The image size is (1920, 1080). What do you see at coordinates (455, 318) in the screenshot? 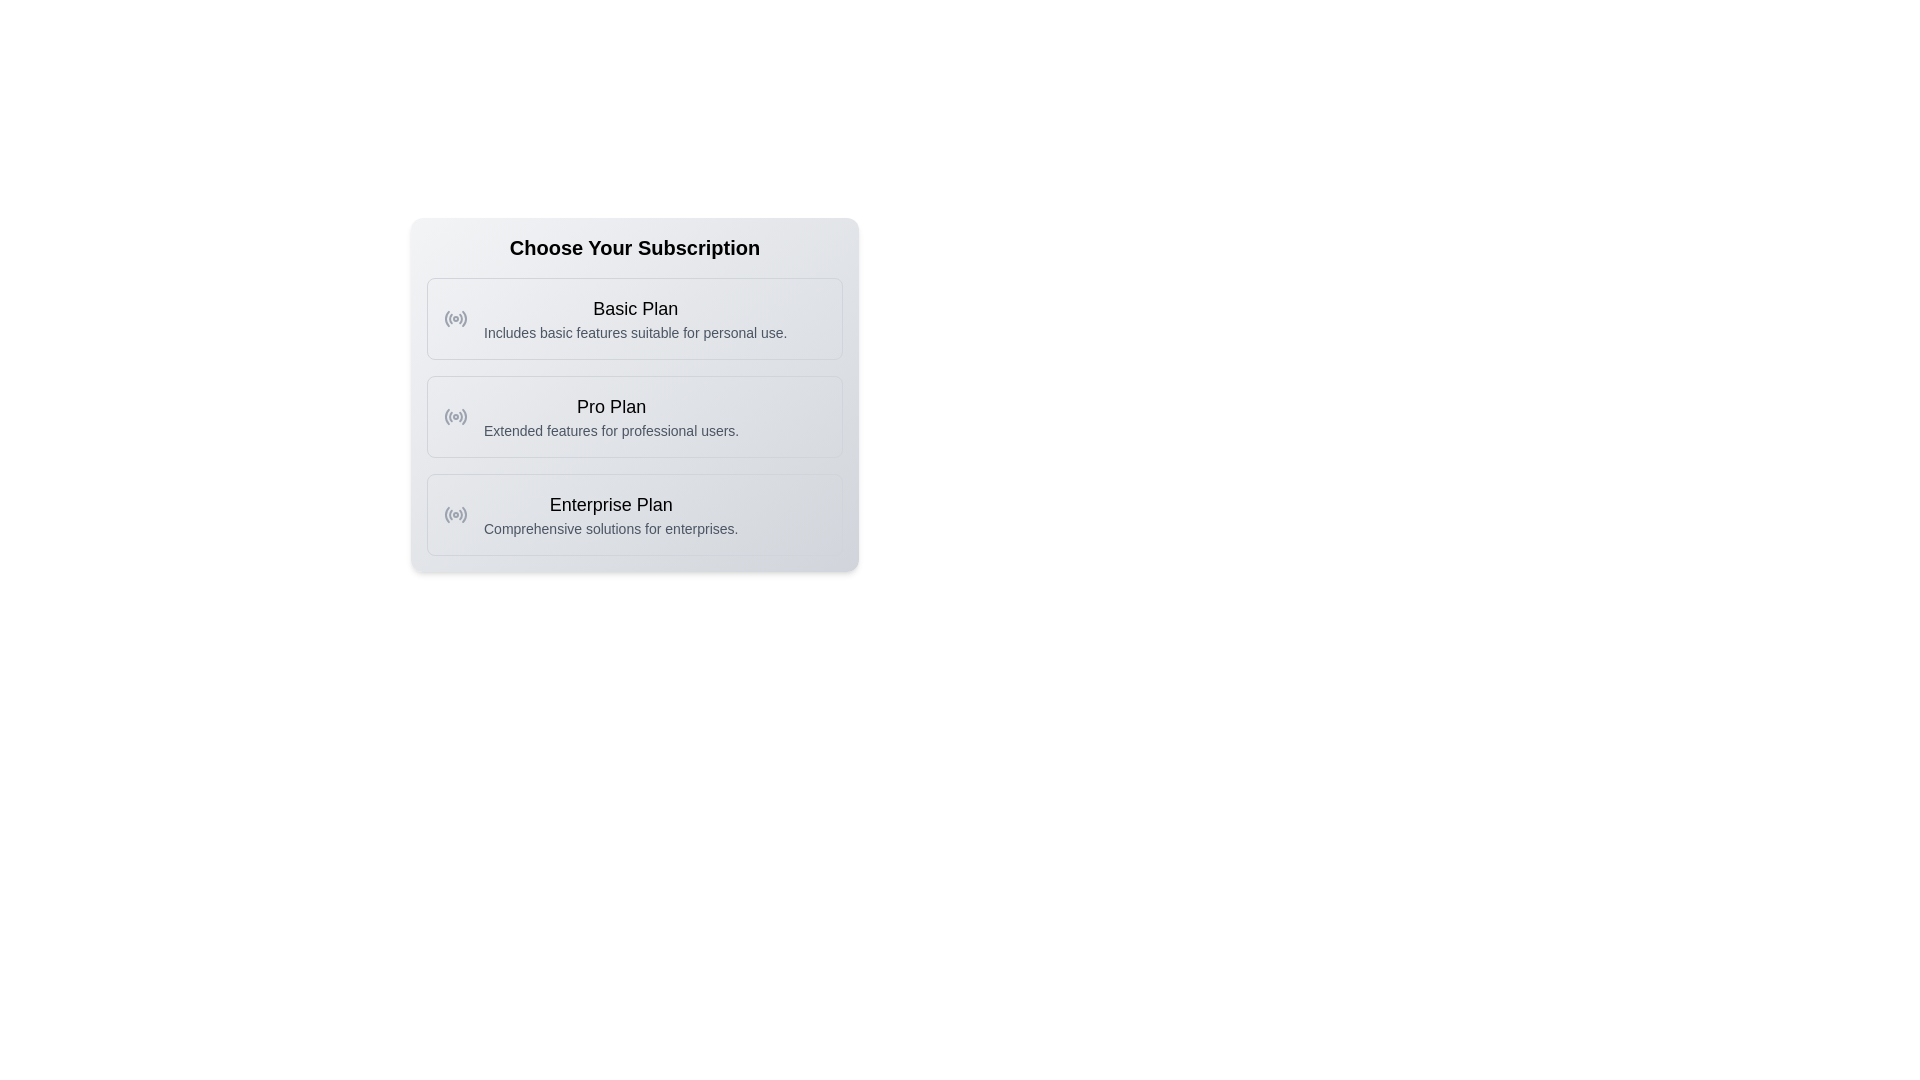
I see `the circular gray icon resembling a radio signal symbol located to the left of the 'Basic Plan' subscription description` at bounding box center [455, 318].